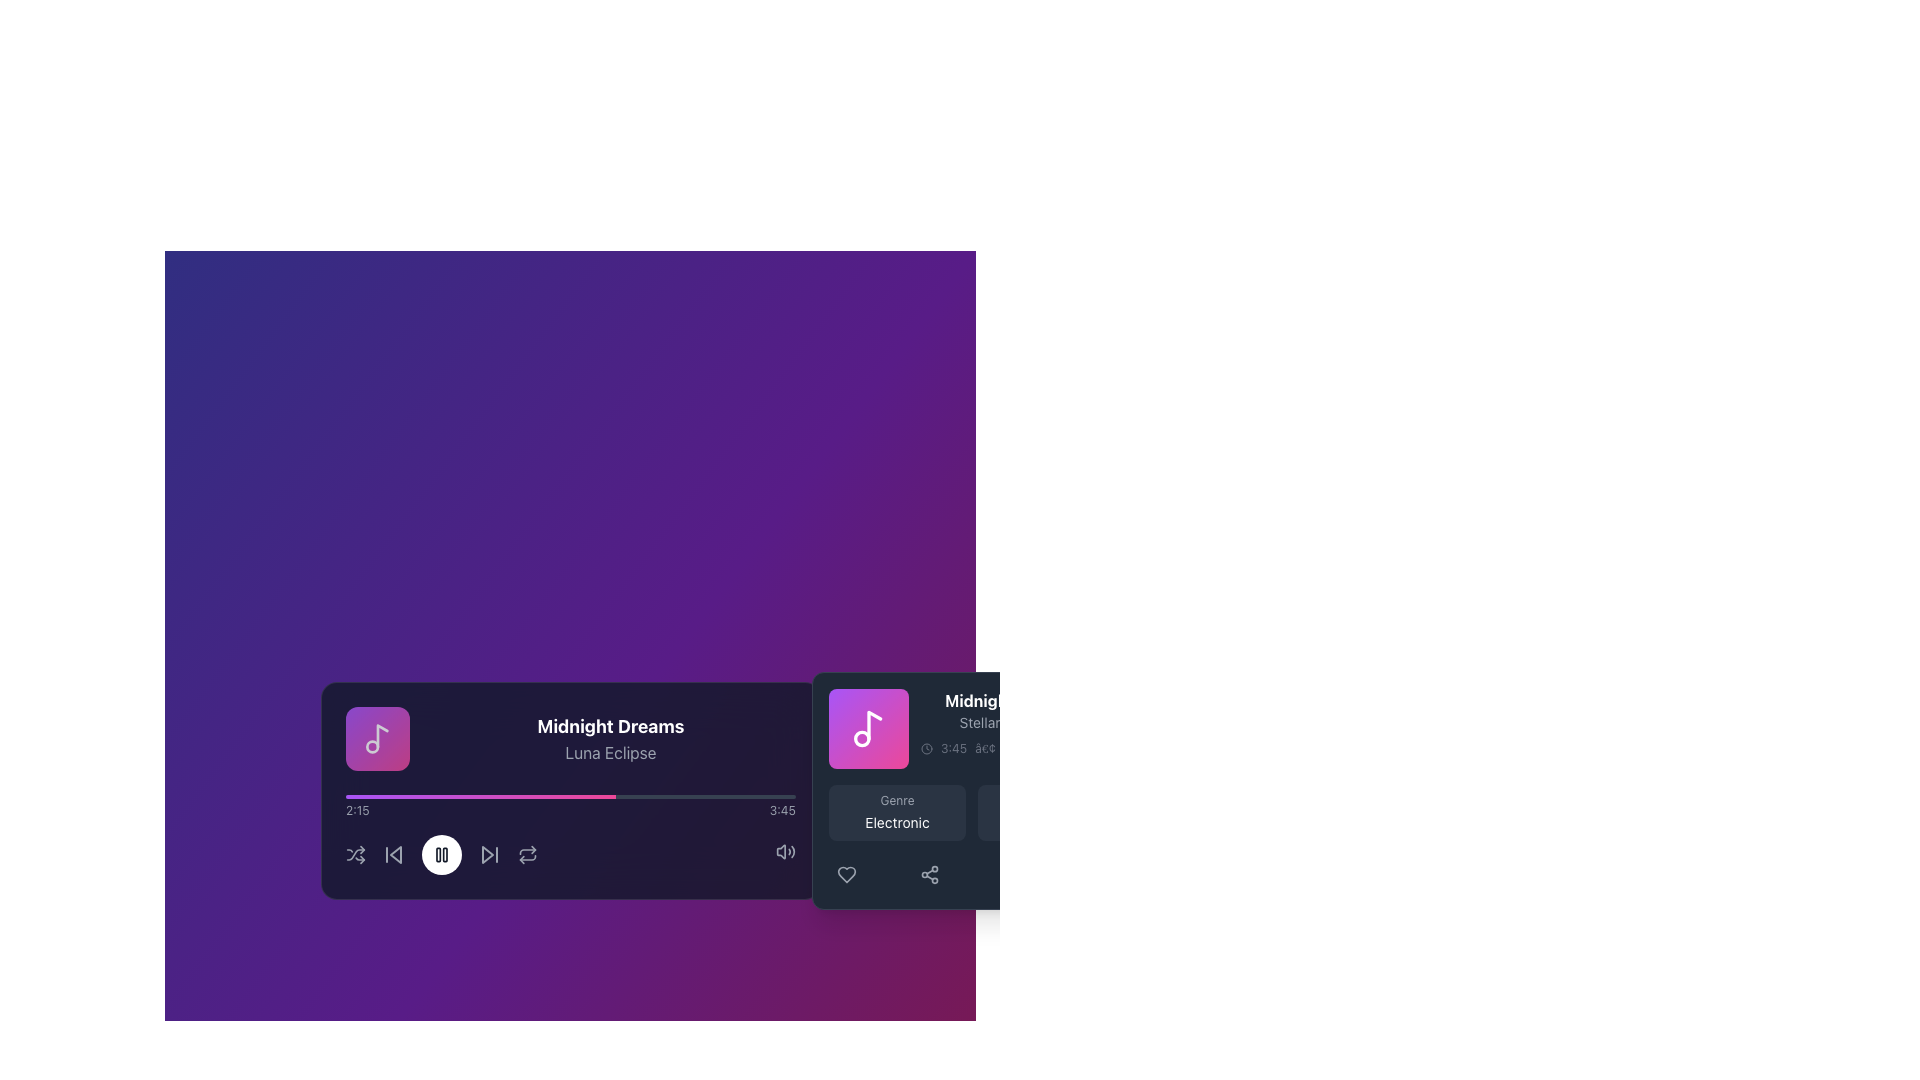 The image size is (1920, 1080). What do you see at coordinates (925, 748) in the screenshot?
I see `Circular SVG component that represents the clock's outer boundary for accessibility or design specifications` at bounding box center [925, 748].